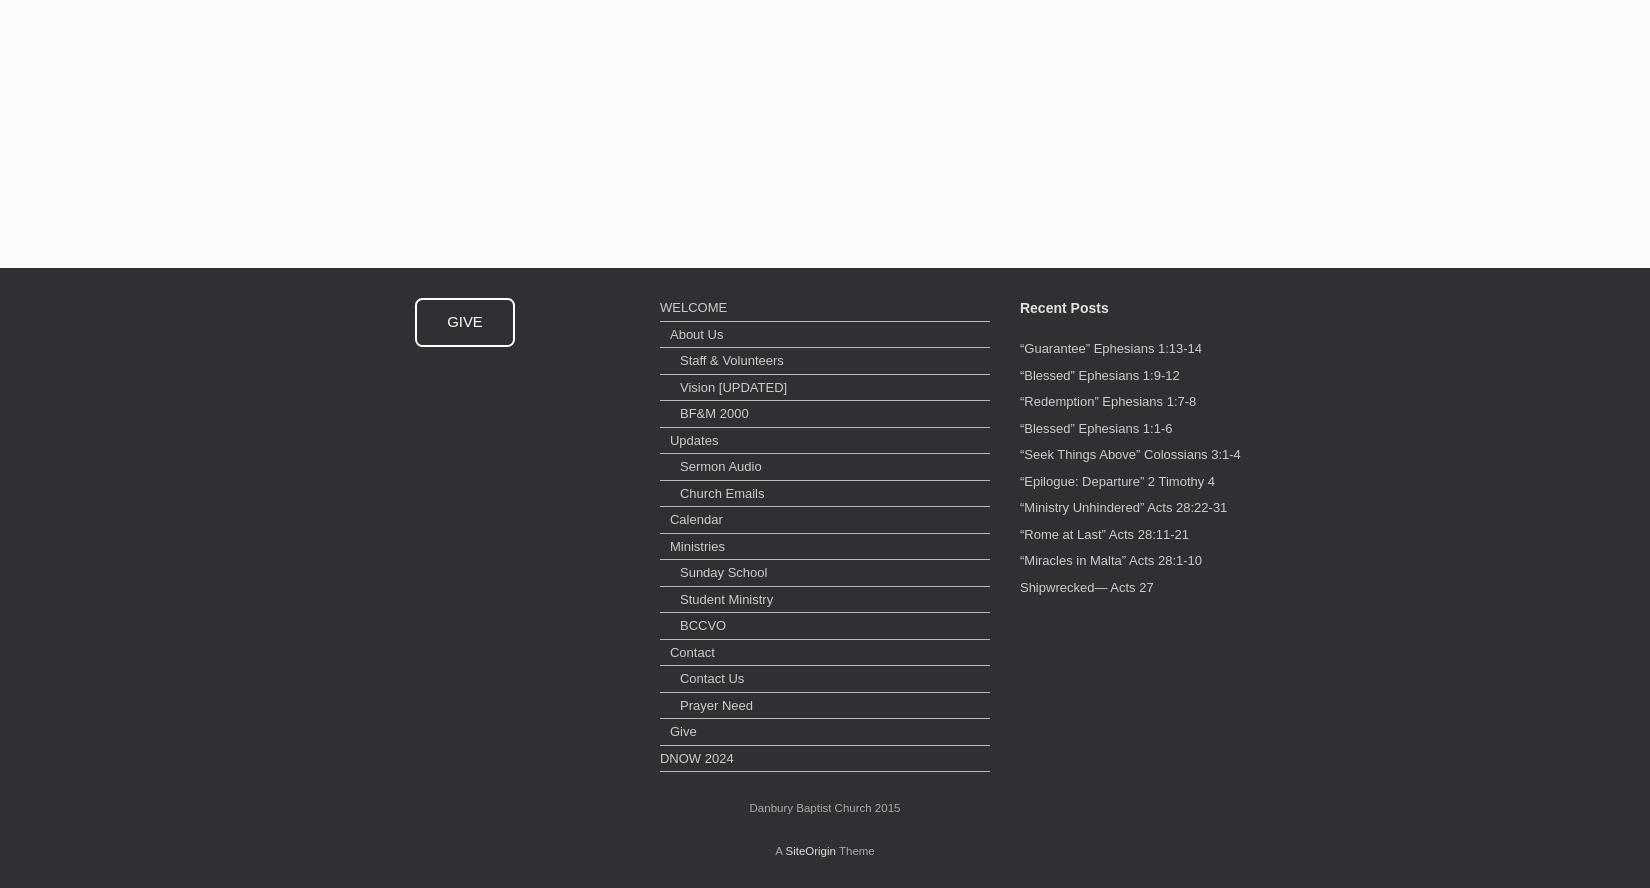 The image size is (1650, 888). What do you see at coordinates (712, 412) in the screenshot?
I see `'BF&M 2000'` at bounding box center [712, 412].